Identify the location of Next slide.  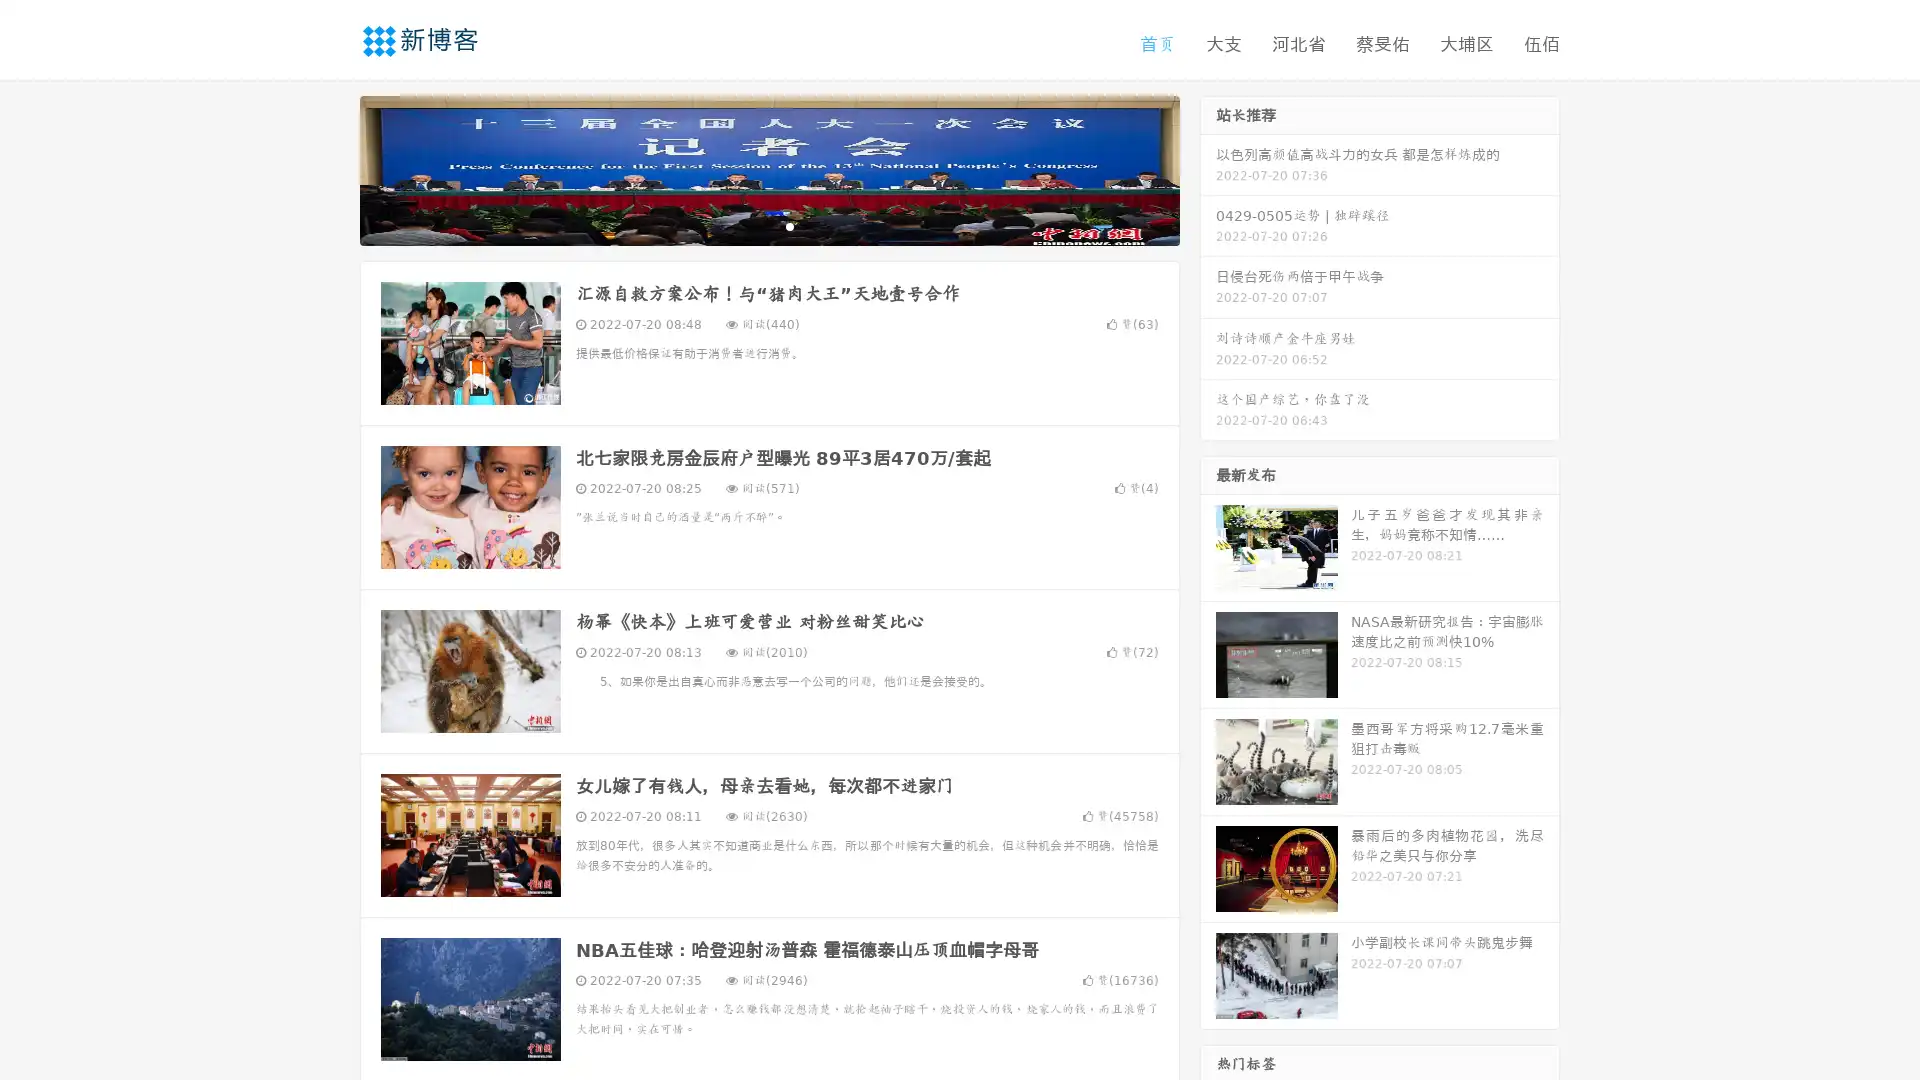
(1208, 168).